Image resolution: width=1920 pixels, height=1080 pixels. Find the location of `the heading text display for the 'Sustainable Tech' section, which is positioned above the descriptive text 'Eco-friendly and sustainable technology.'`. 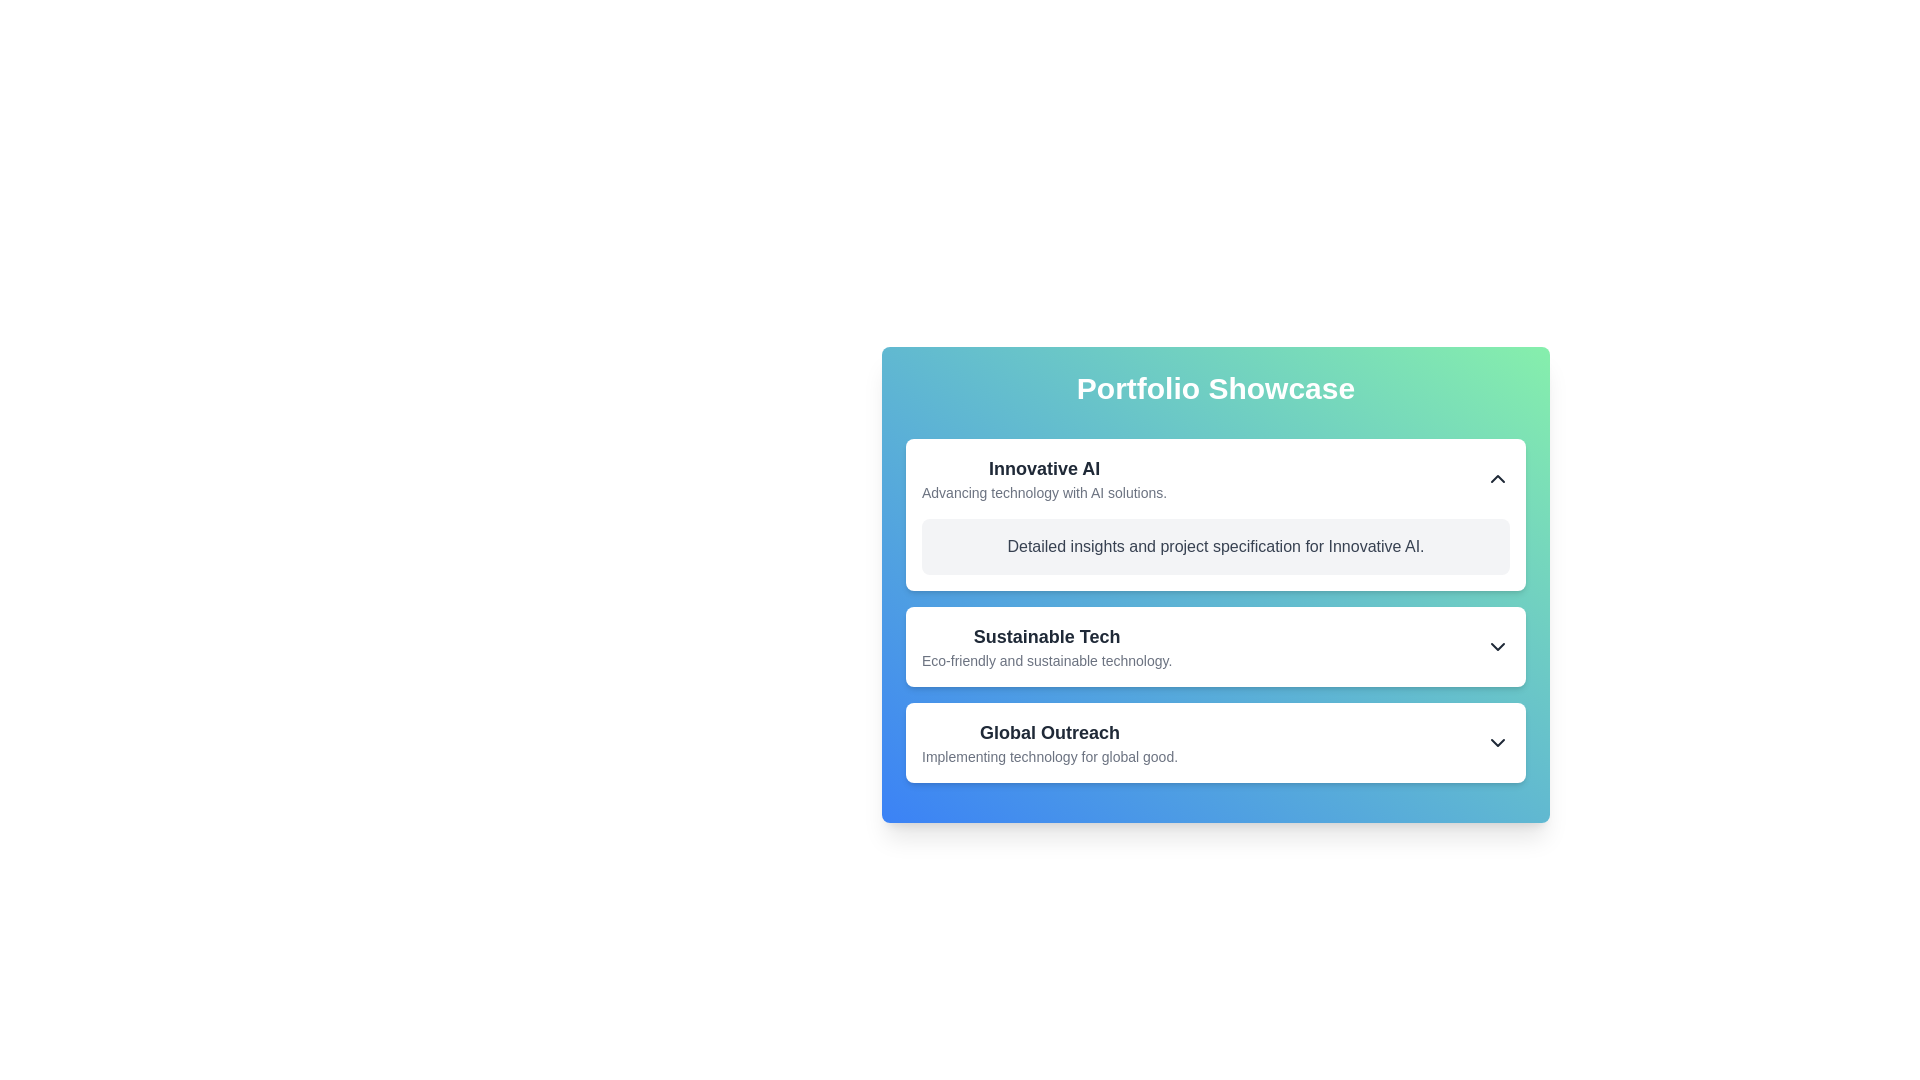

the heading text display for the 'Sustainable Tech' section, which is positioned above the descriptive text 'Eco-friendly and sustainable technology.' is located at coordinates (1046, 636).